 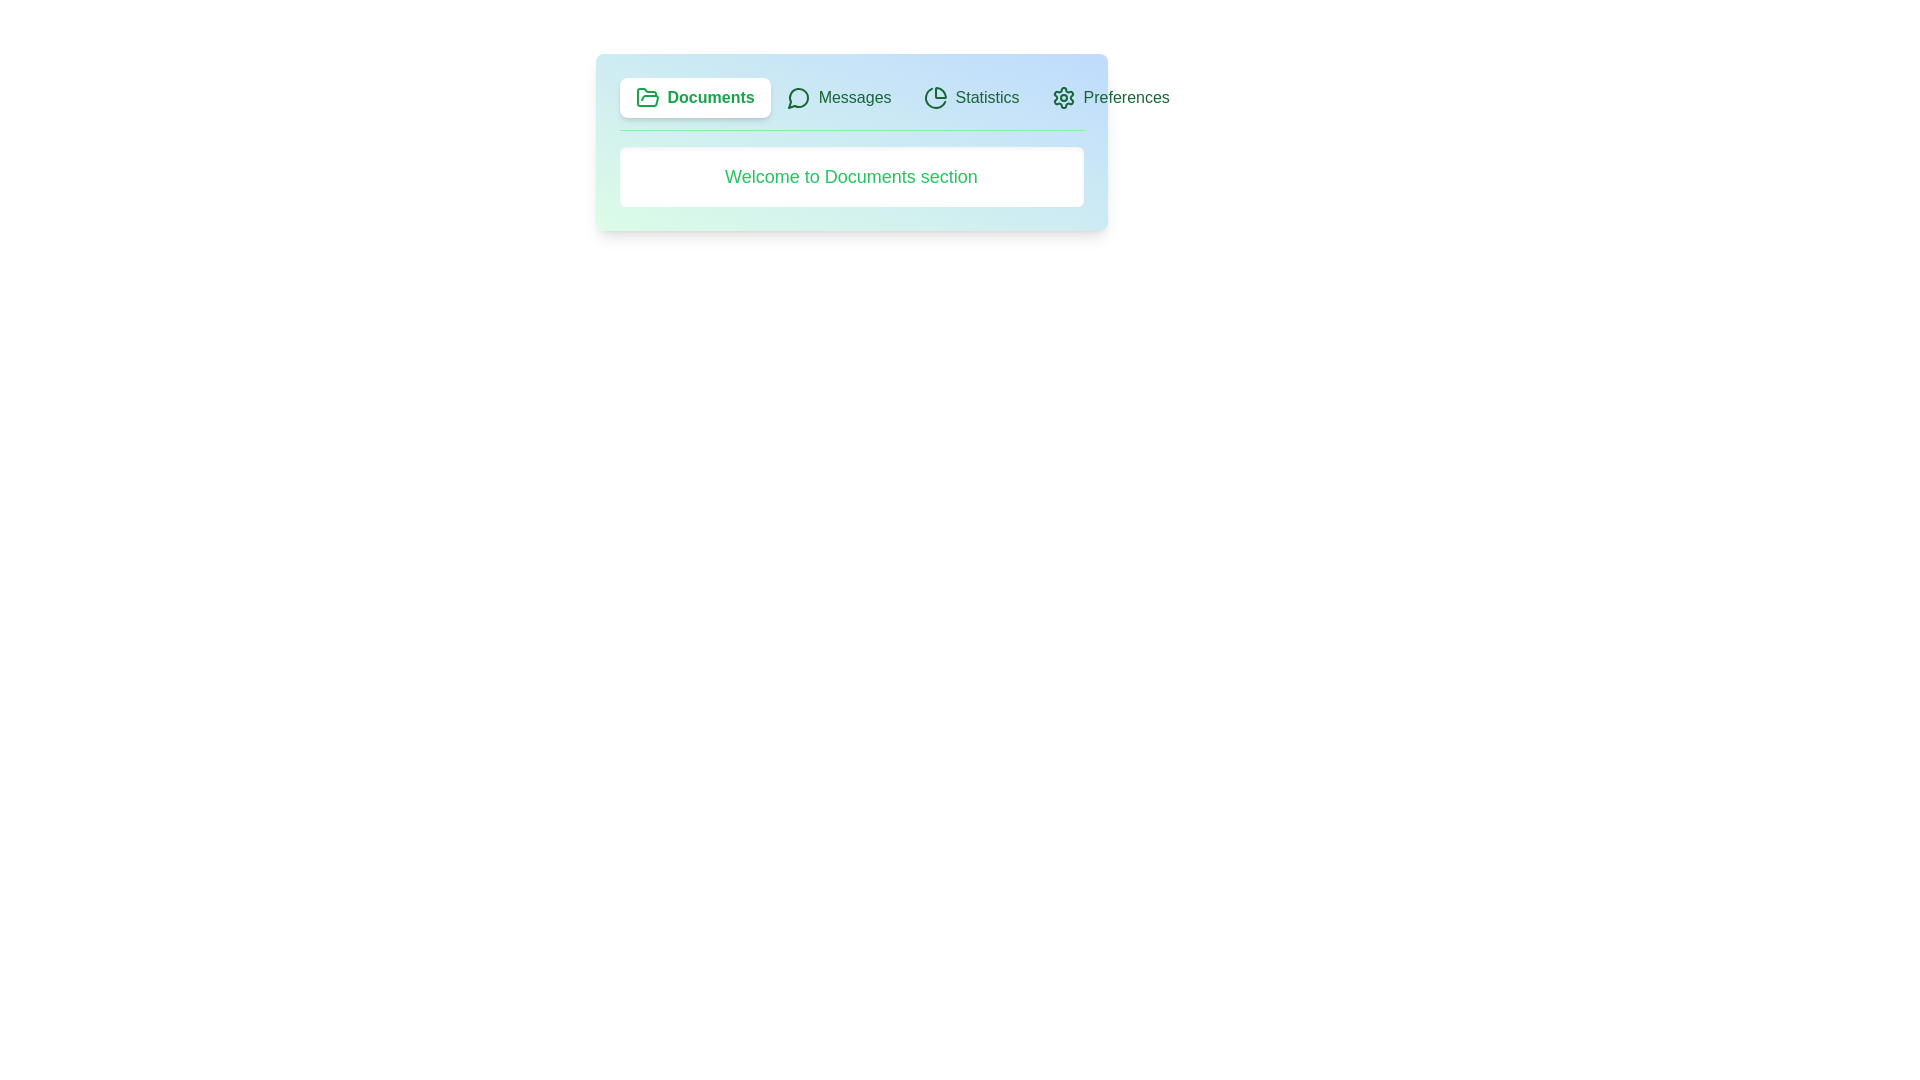 I want to click on the tab labeled Statistics to see its visual feedback, so click(x=971, y=97).